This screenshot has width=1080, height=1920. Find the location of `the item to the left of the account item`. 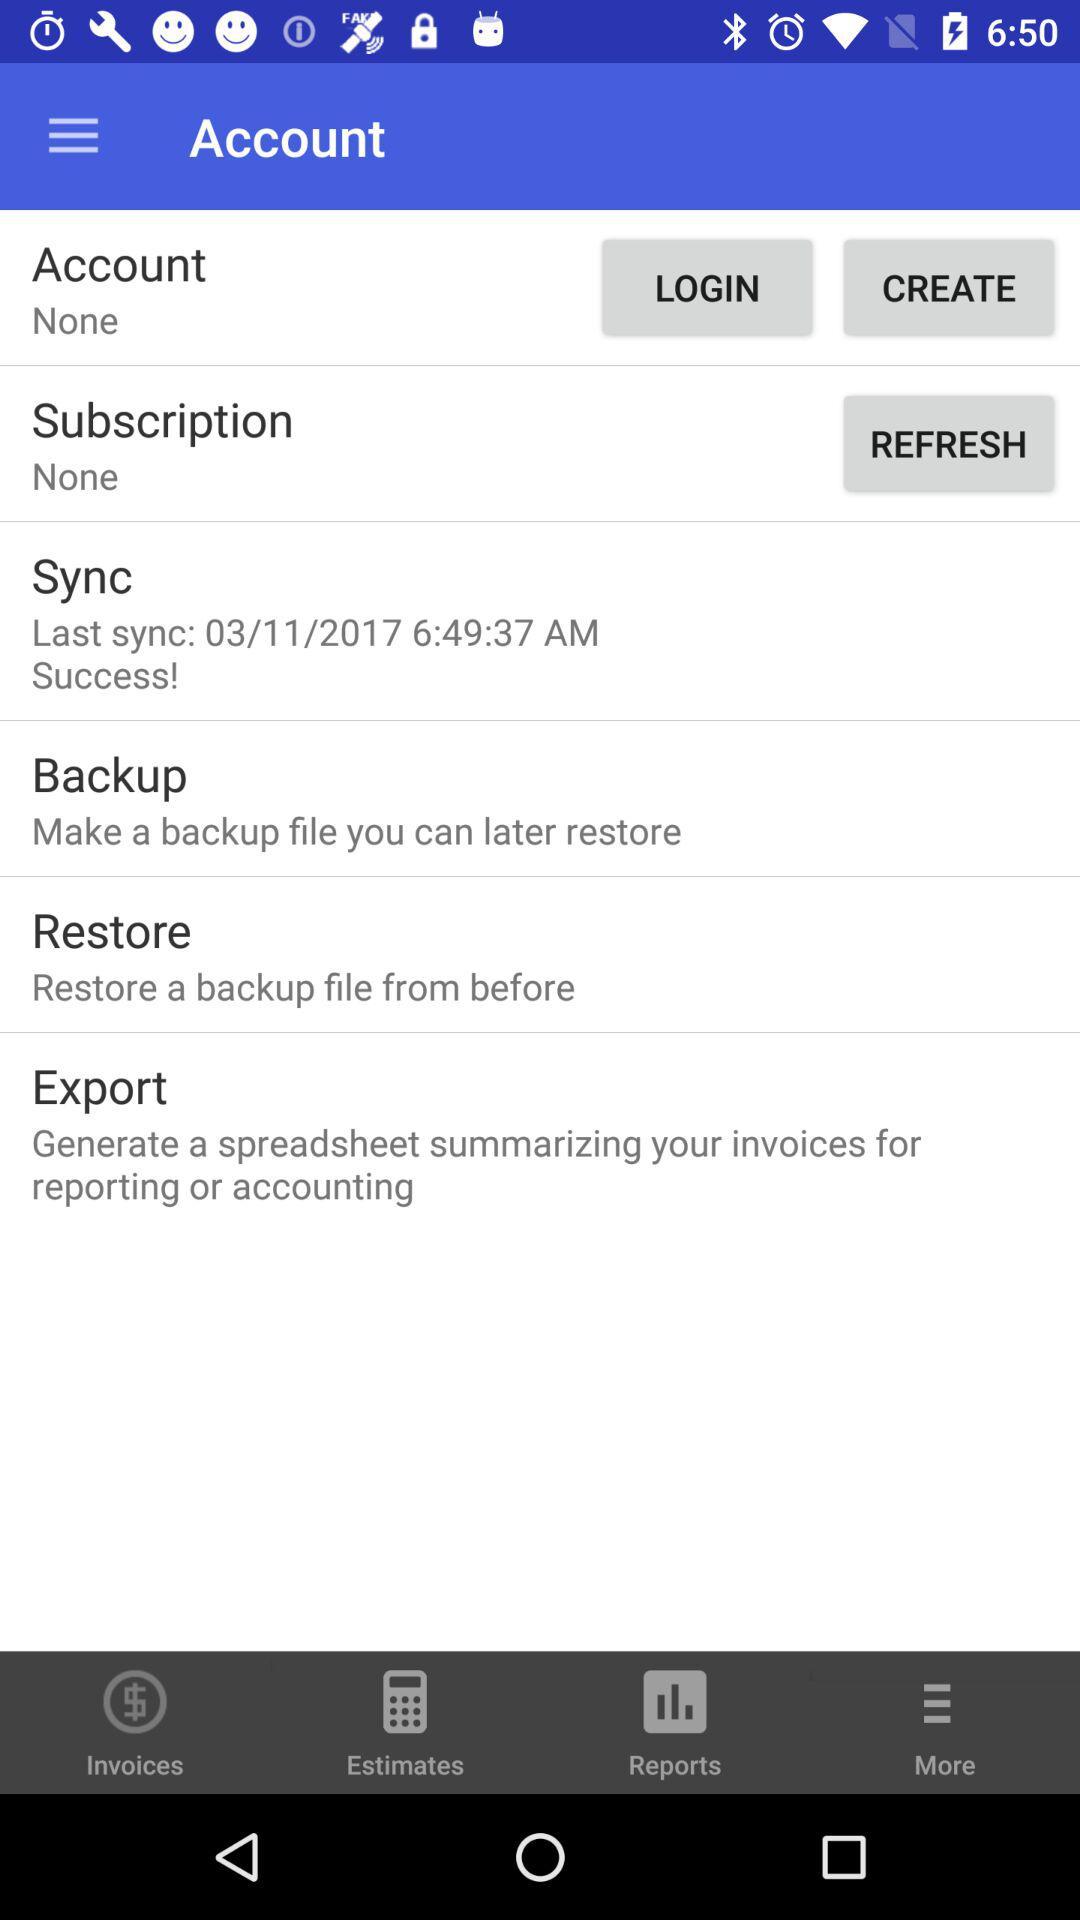

the item to the left of the account item is located at coordinates (72, 135).